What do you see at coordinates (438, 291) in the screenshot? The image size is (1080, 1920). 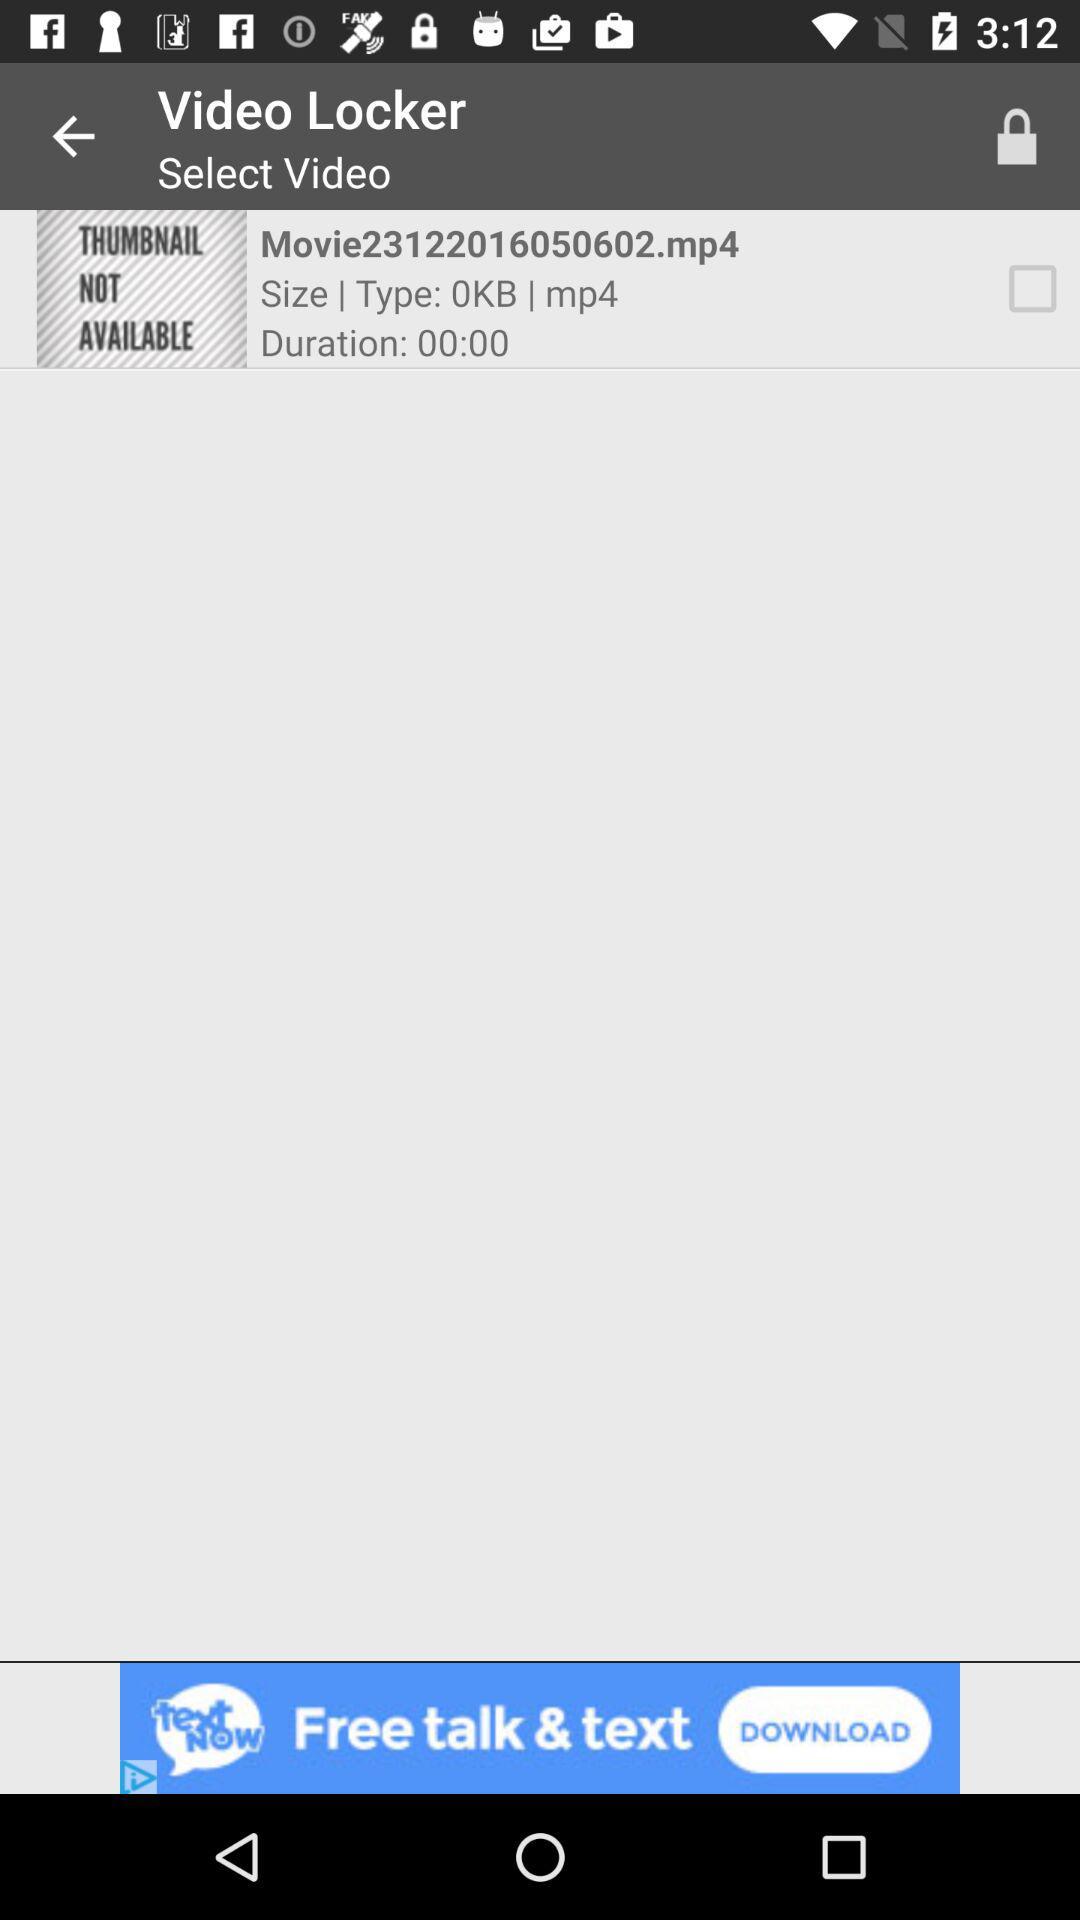 I see `size type 0kb item` at bounding box center [438, 291].